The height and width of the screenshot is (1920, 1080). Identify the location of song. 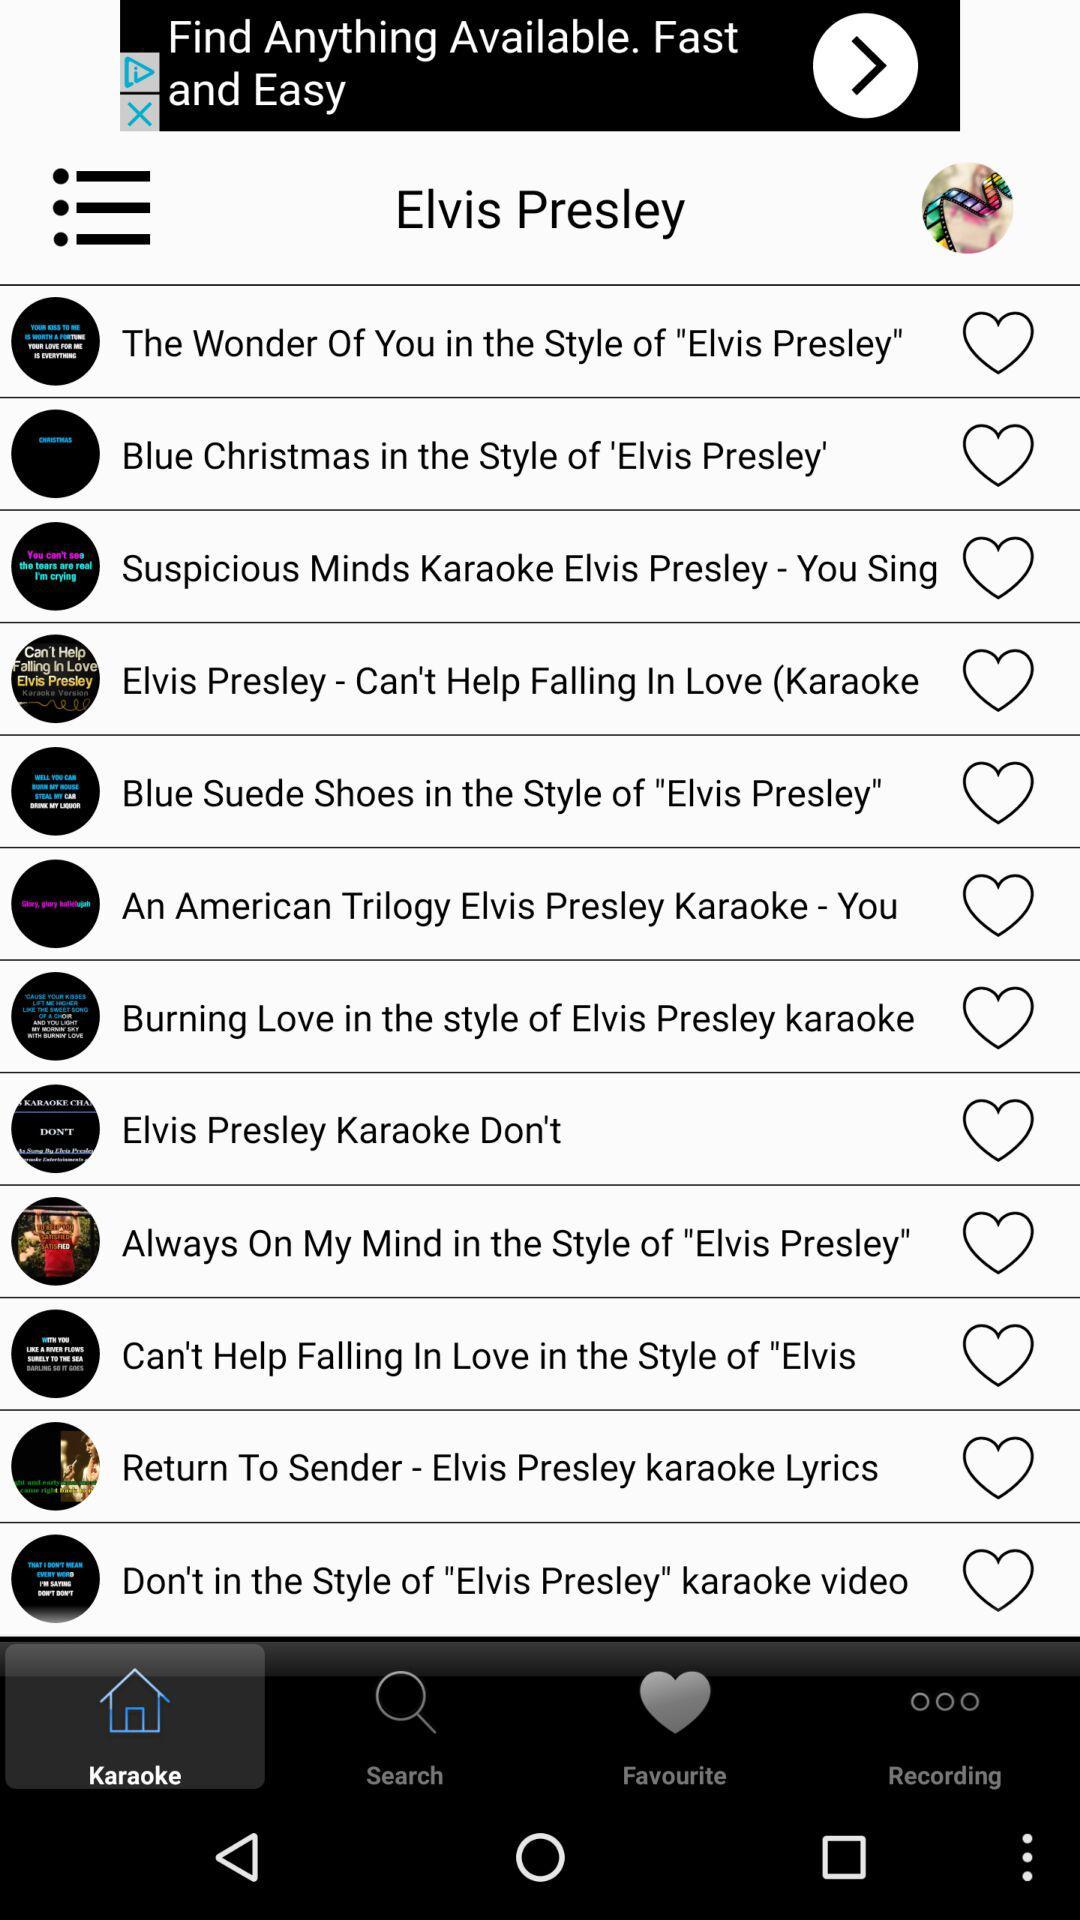
(998, 902).